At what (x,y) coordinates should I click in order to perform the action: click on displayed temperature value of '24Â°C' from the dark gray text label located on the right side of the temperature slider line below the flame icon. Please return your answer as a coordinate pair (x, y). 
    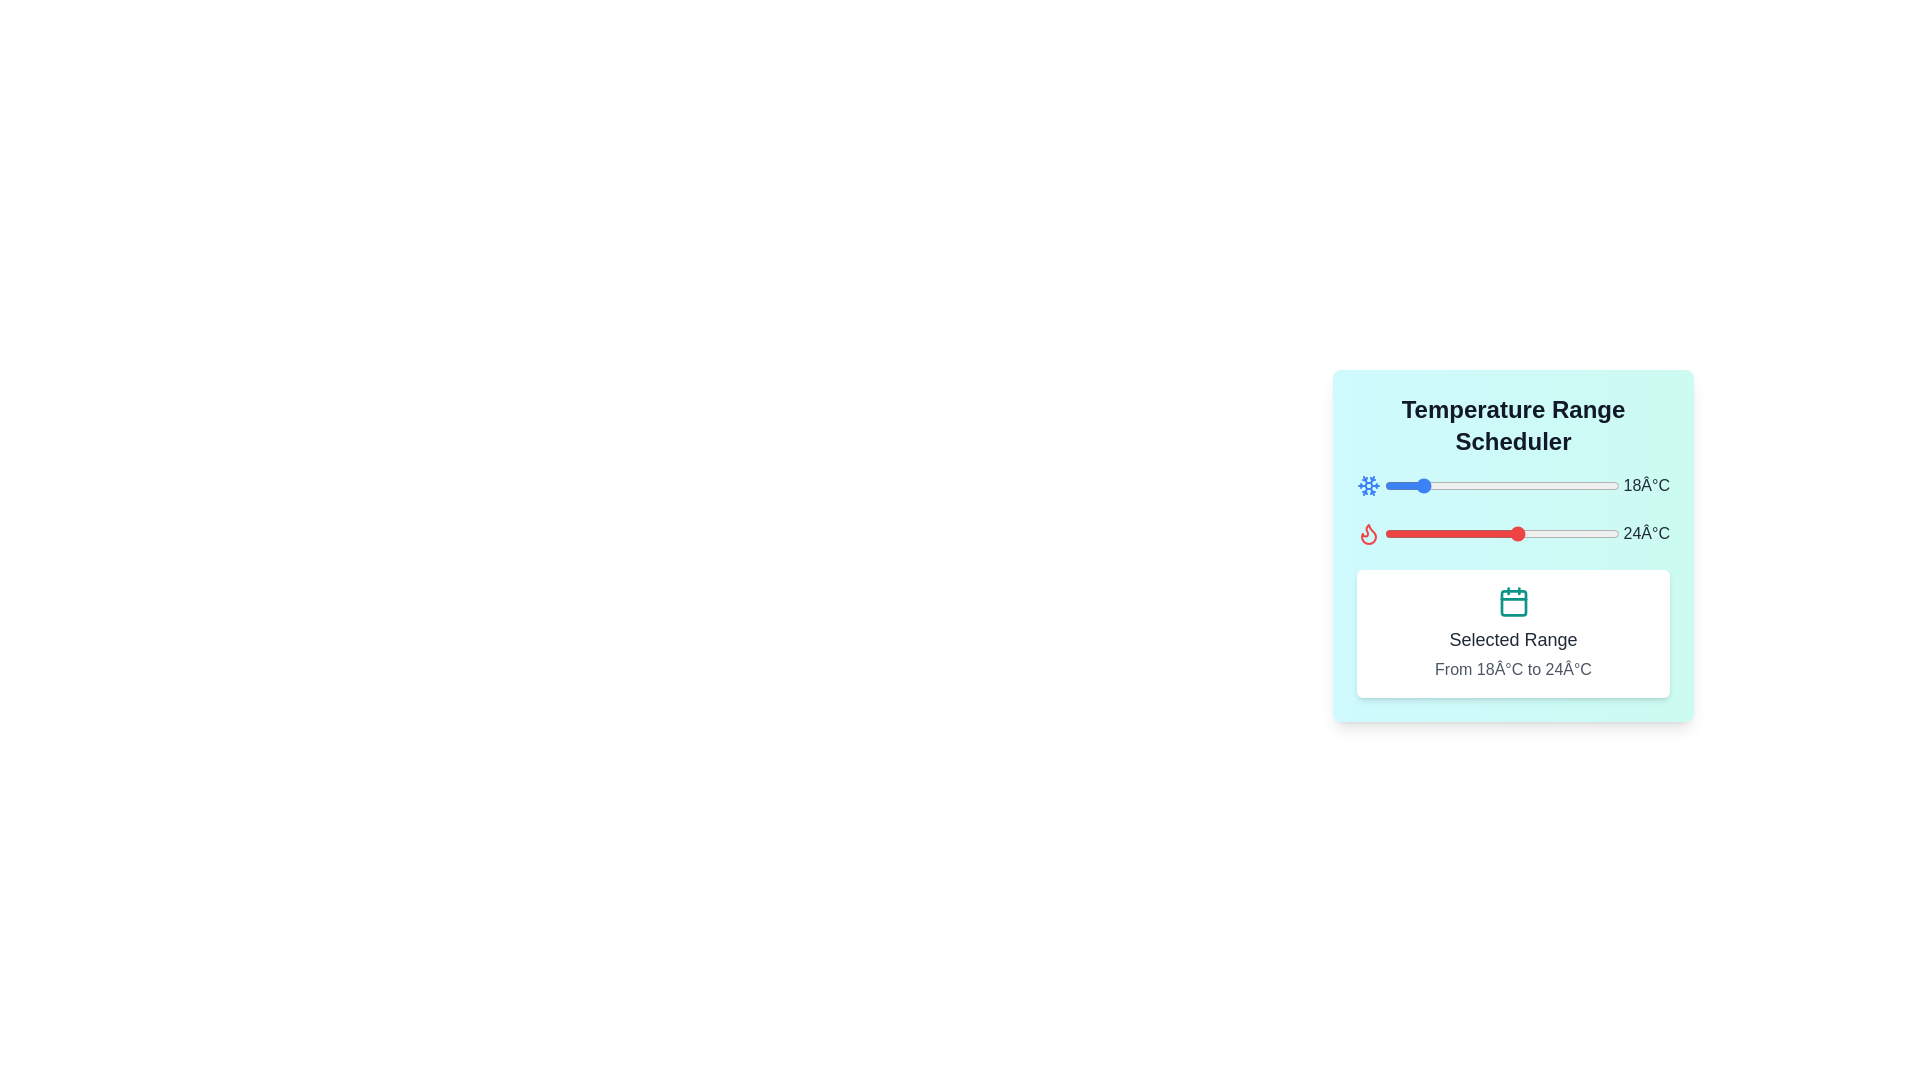
    Looking at the image, I should click on (1646, 532).